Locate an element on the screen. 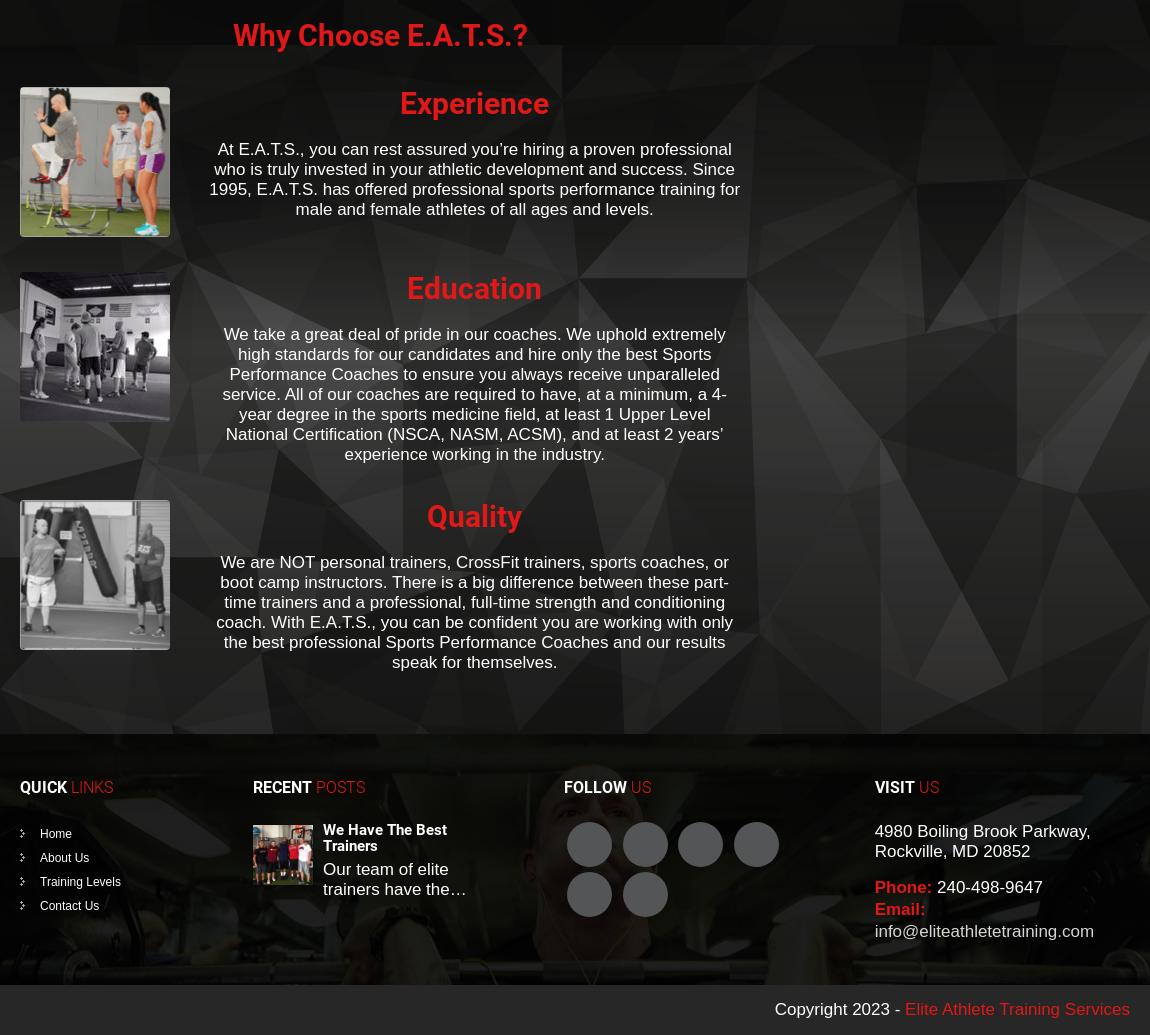 The height and width of the screenshot is (1035, 1150). 'Experience' is located at coordinates (474, 103).